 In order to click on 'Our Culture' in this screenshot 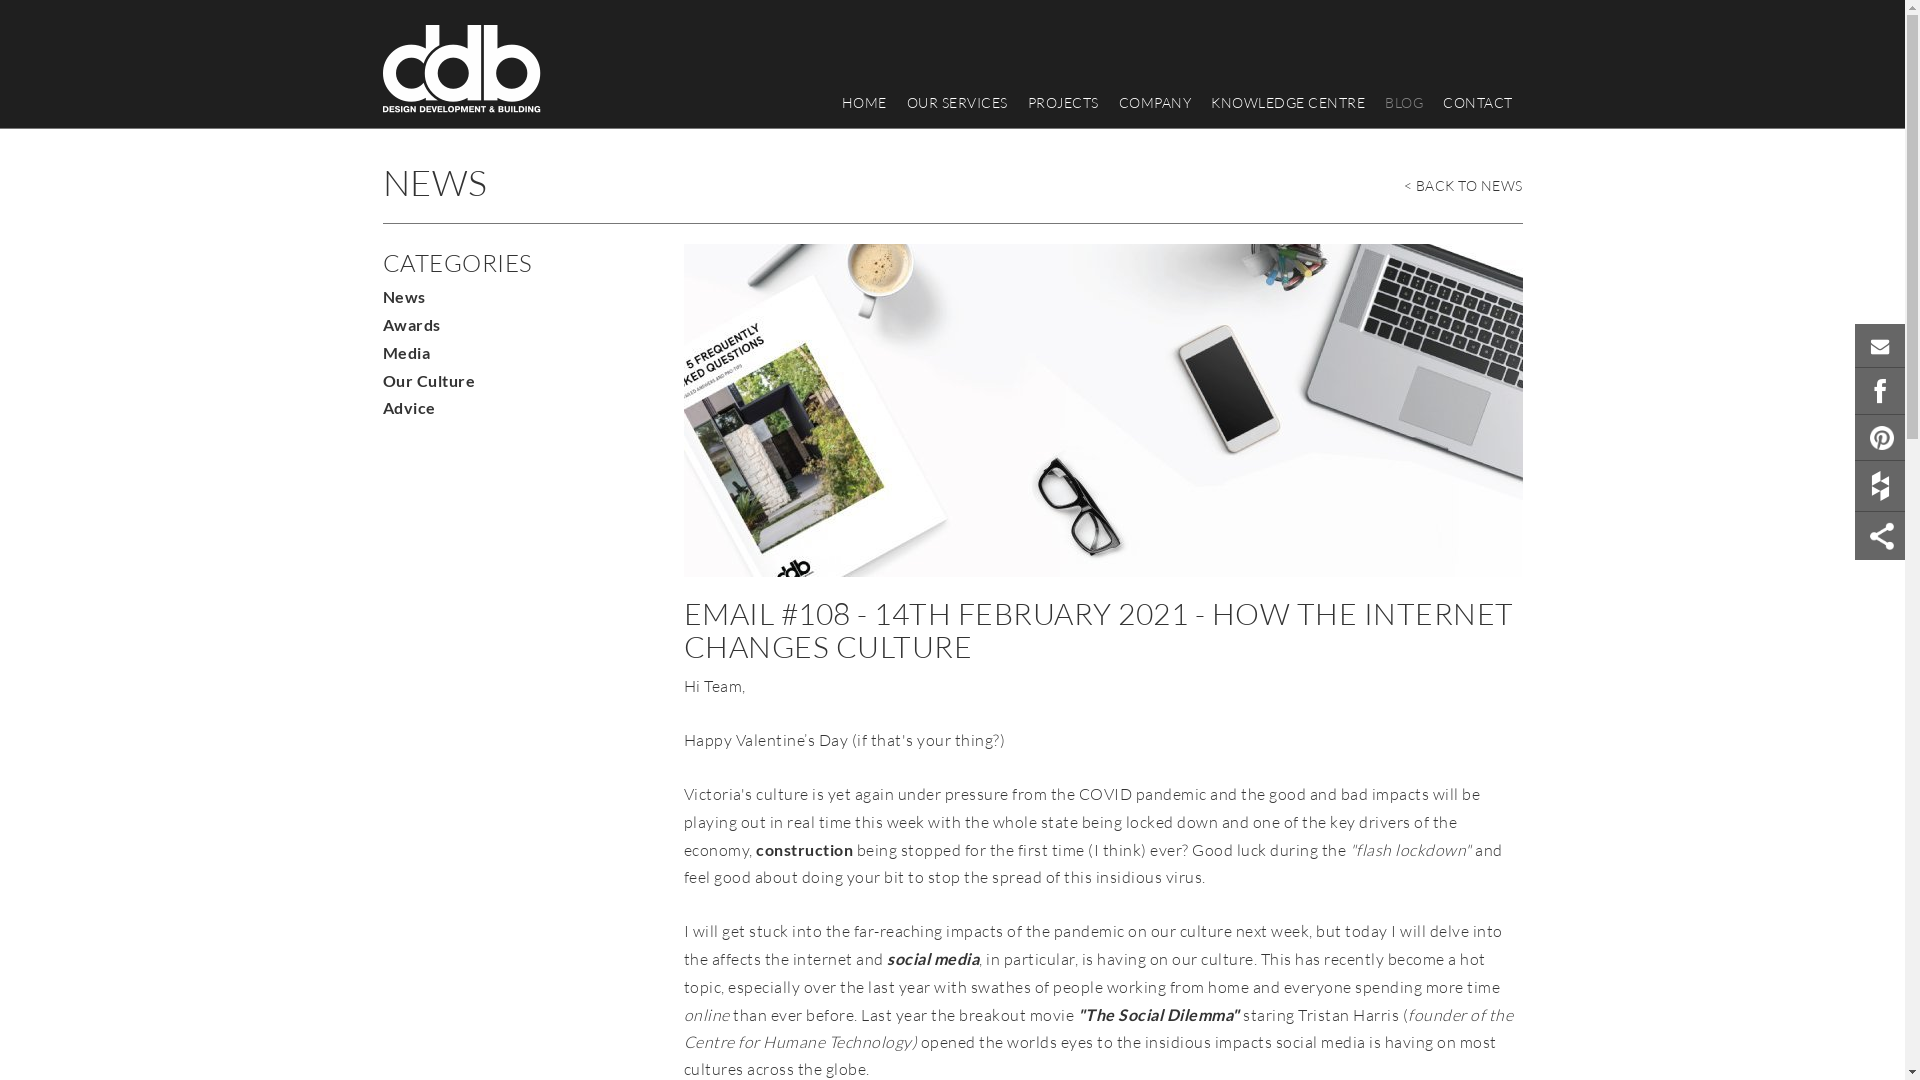, I will do `click(427, 380)`.